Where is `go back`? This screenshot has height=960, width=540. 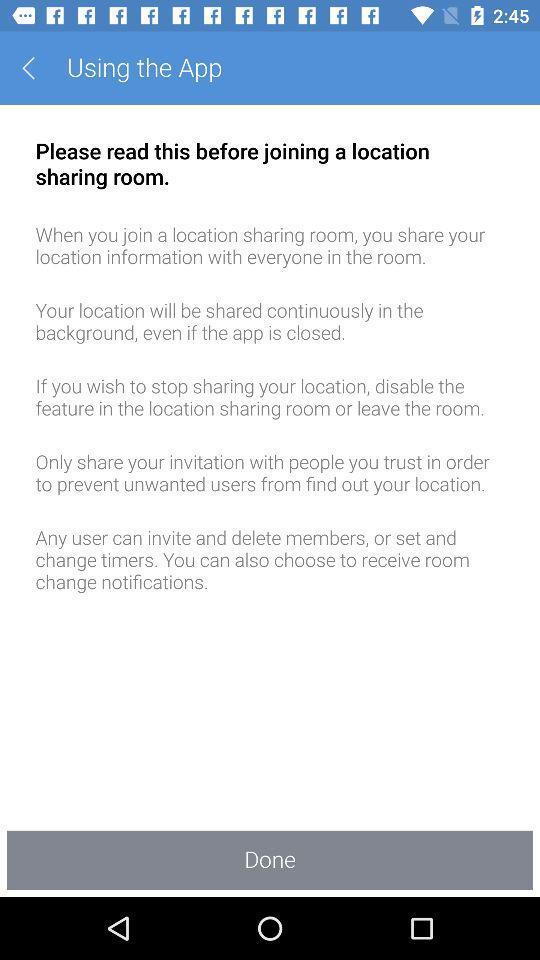 go back is located at coordinates (35, 68).